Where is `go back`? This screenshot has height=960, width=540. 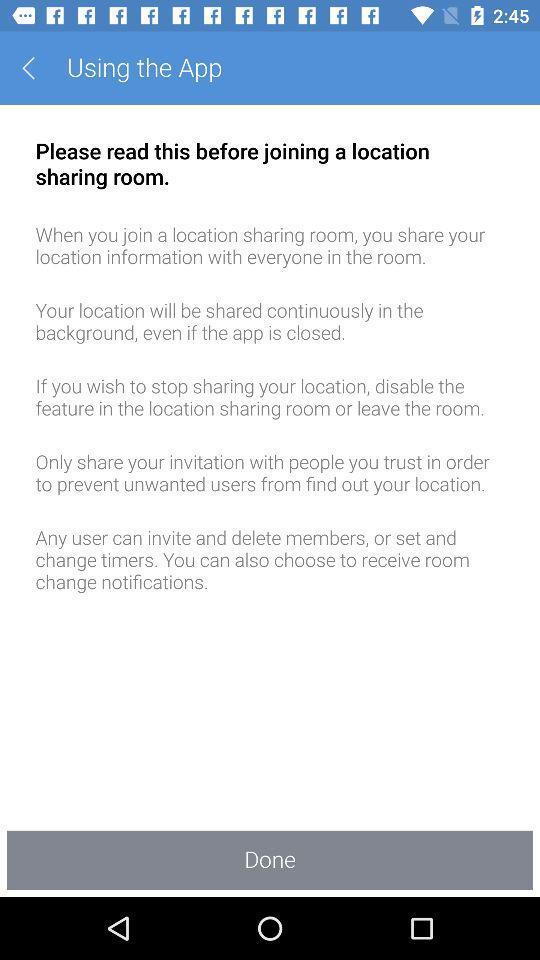 go back is located at coordinates (35, 68).